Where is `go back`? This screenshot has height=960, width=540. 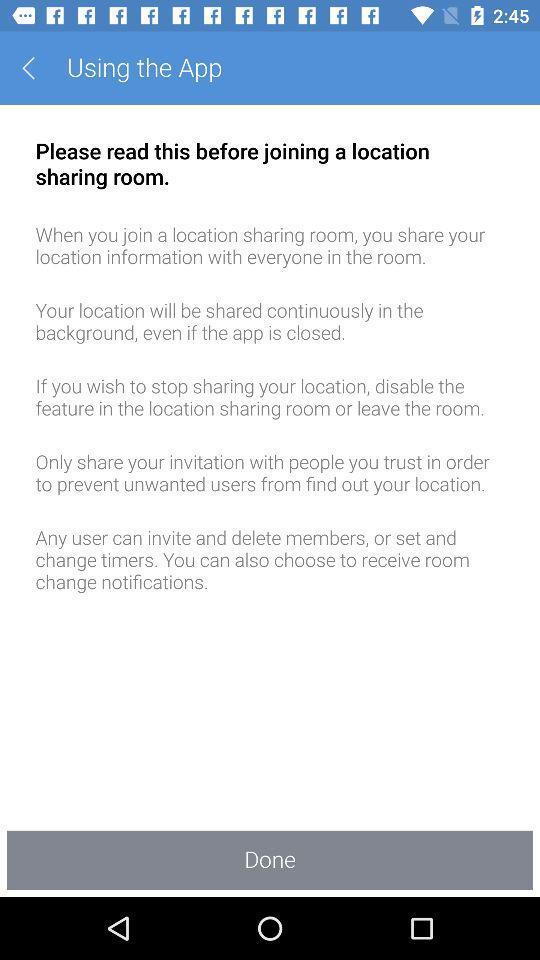 go back is located at coordinates (35, 68).